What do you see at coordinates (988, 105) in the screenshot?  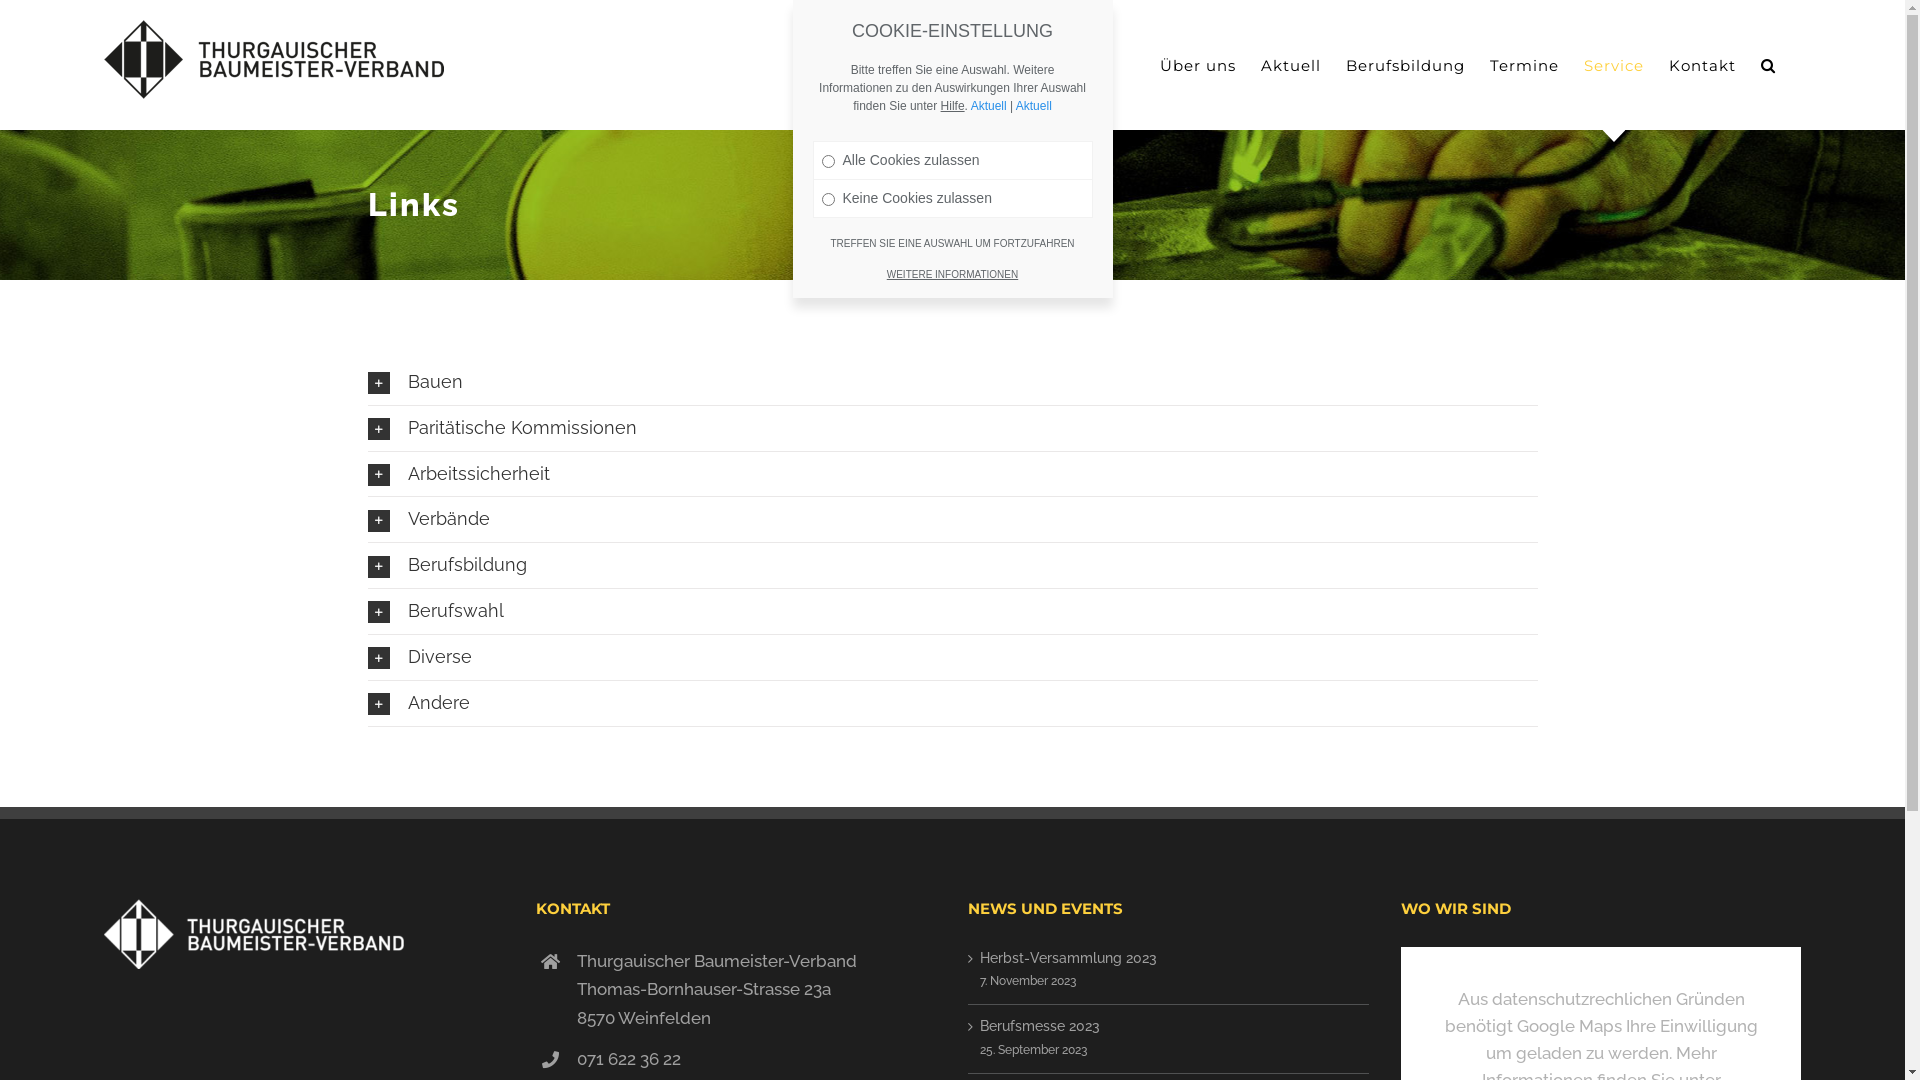 I see `'Aktuell'` at bounding box center [988, 105].